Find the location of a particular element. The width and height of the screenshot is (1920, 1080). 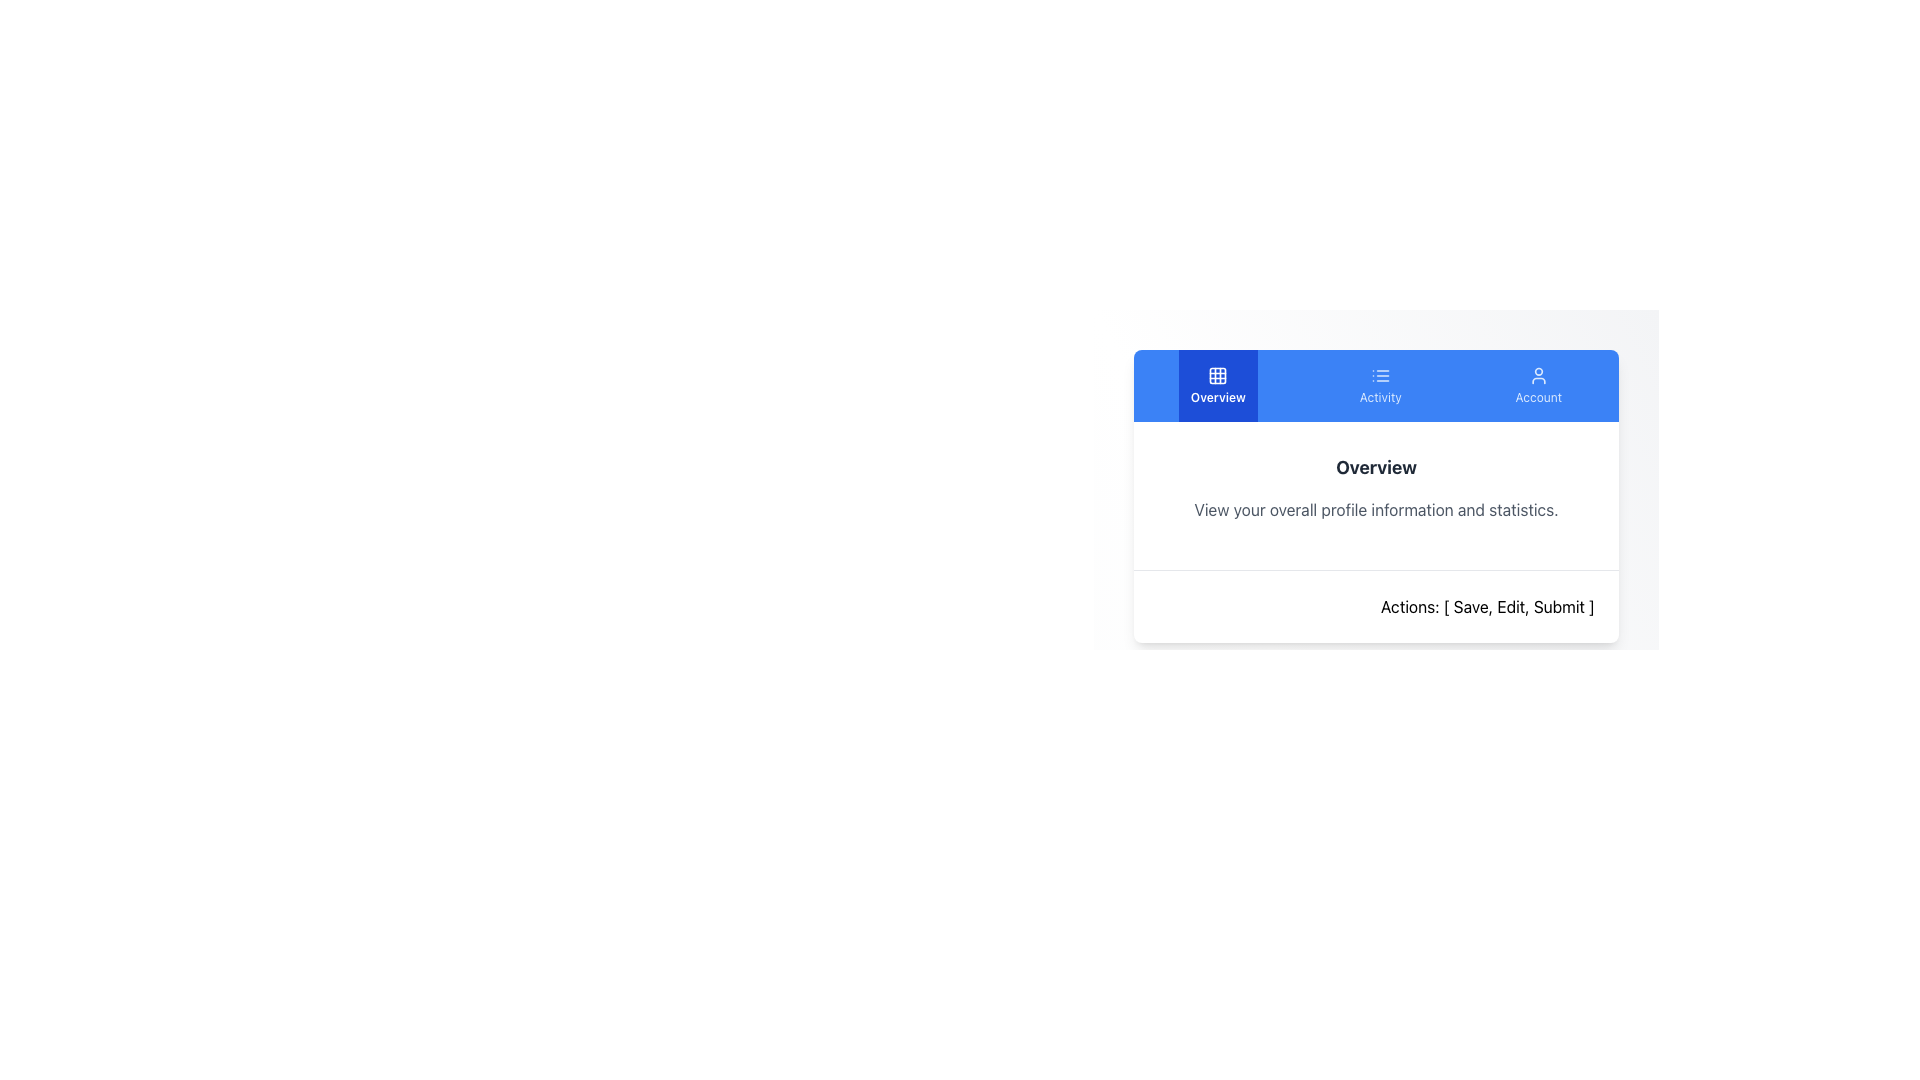

the static text element that reads 'View your overall profile information and statistics.', which is styled with a gray font and located directly below the 'Overview' title is located at coordinates (1375, 508).